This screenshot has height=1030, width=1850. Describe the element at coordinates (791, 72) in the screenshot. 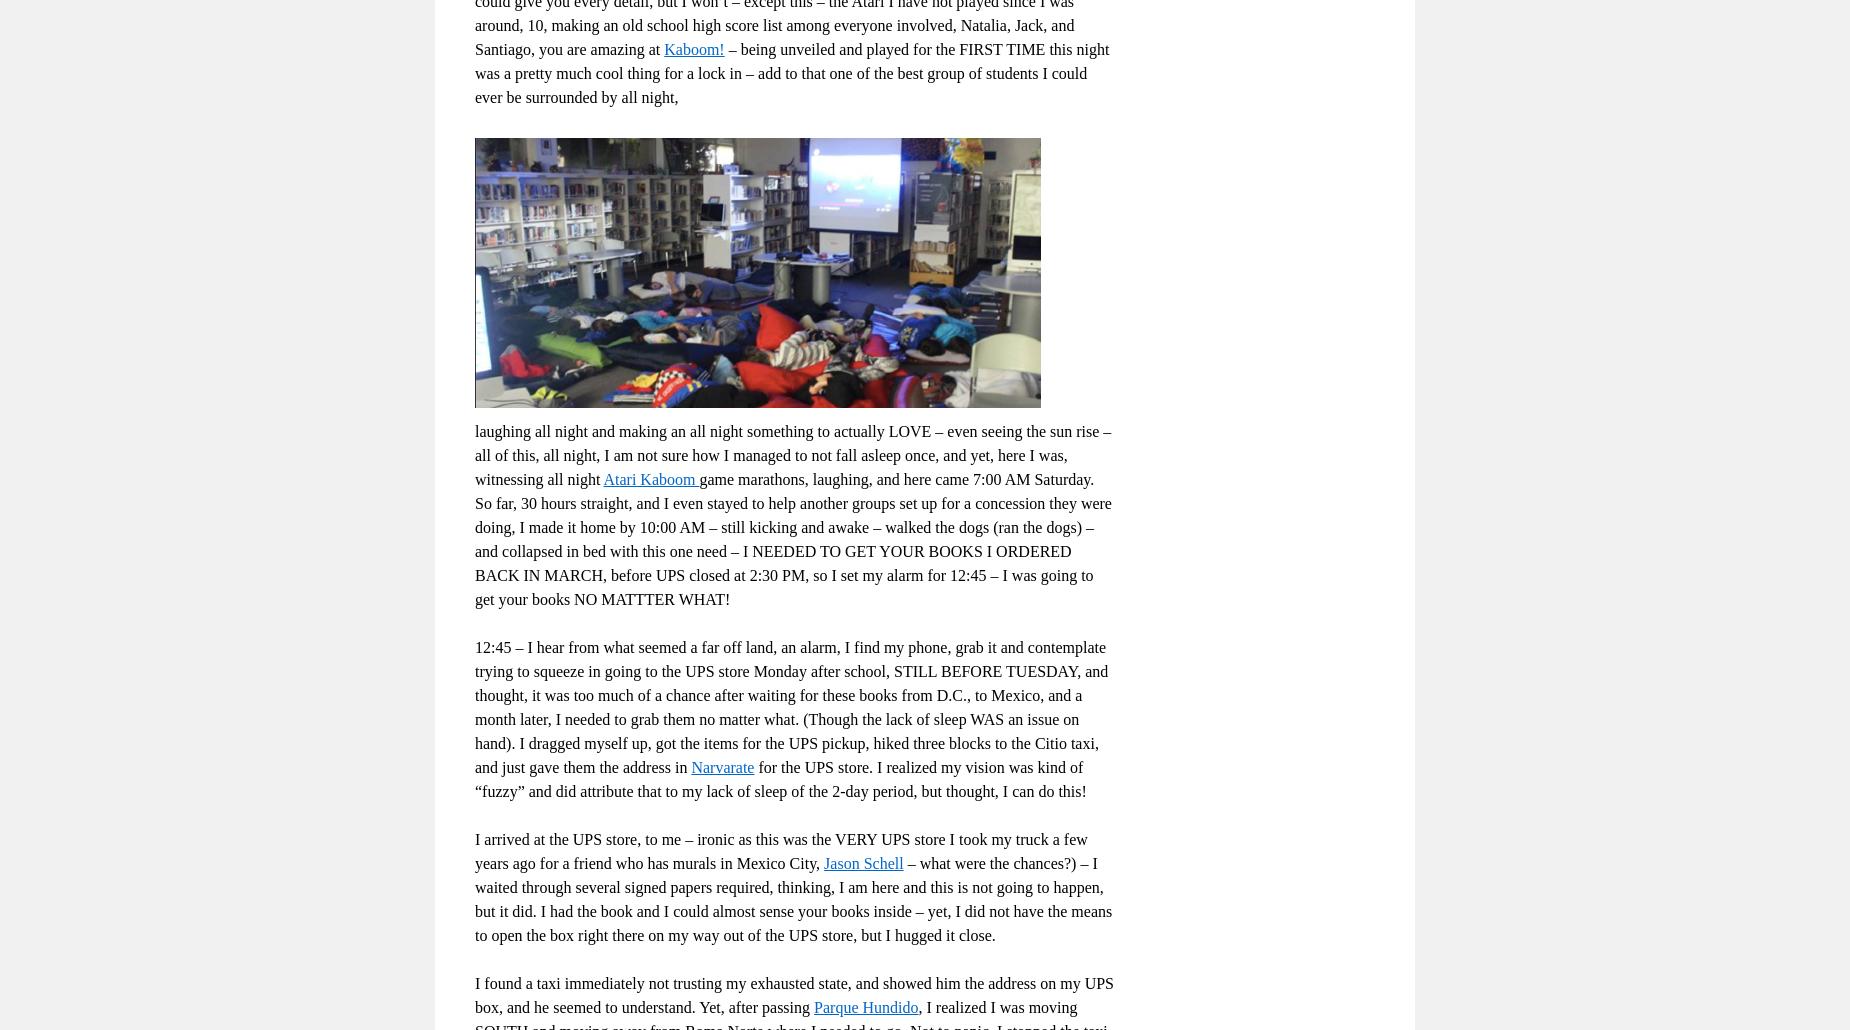

I see `'– being unveiled and played for the FIRST TIME this night was a pretty much cool thing for a lock in – add to that one of the best group of students I could ever be surrounded by all night,'` at that location.